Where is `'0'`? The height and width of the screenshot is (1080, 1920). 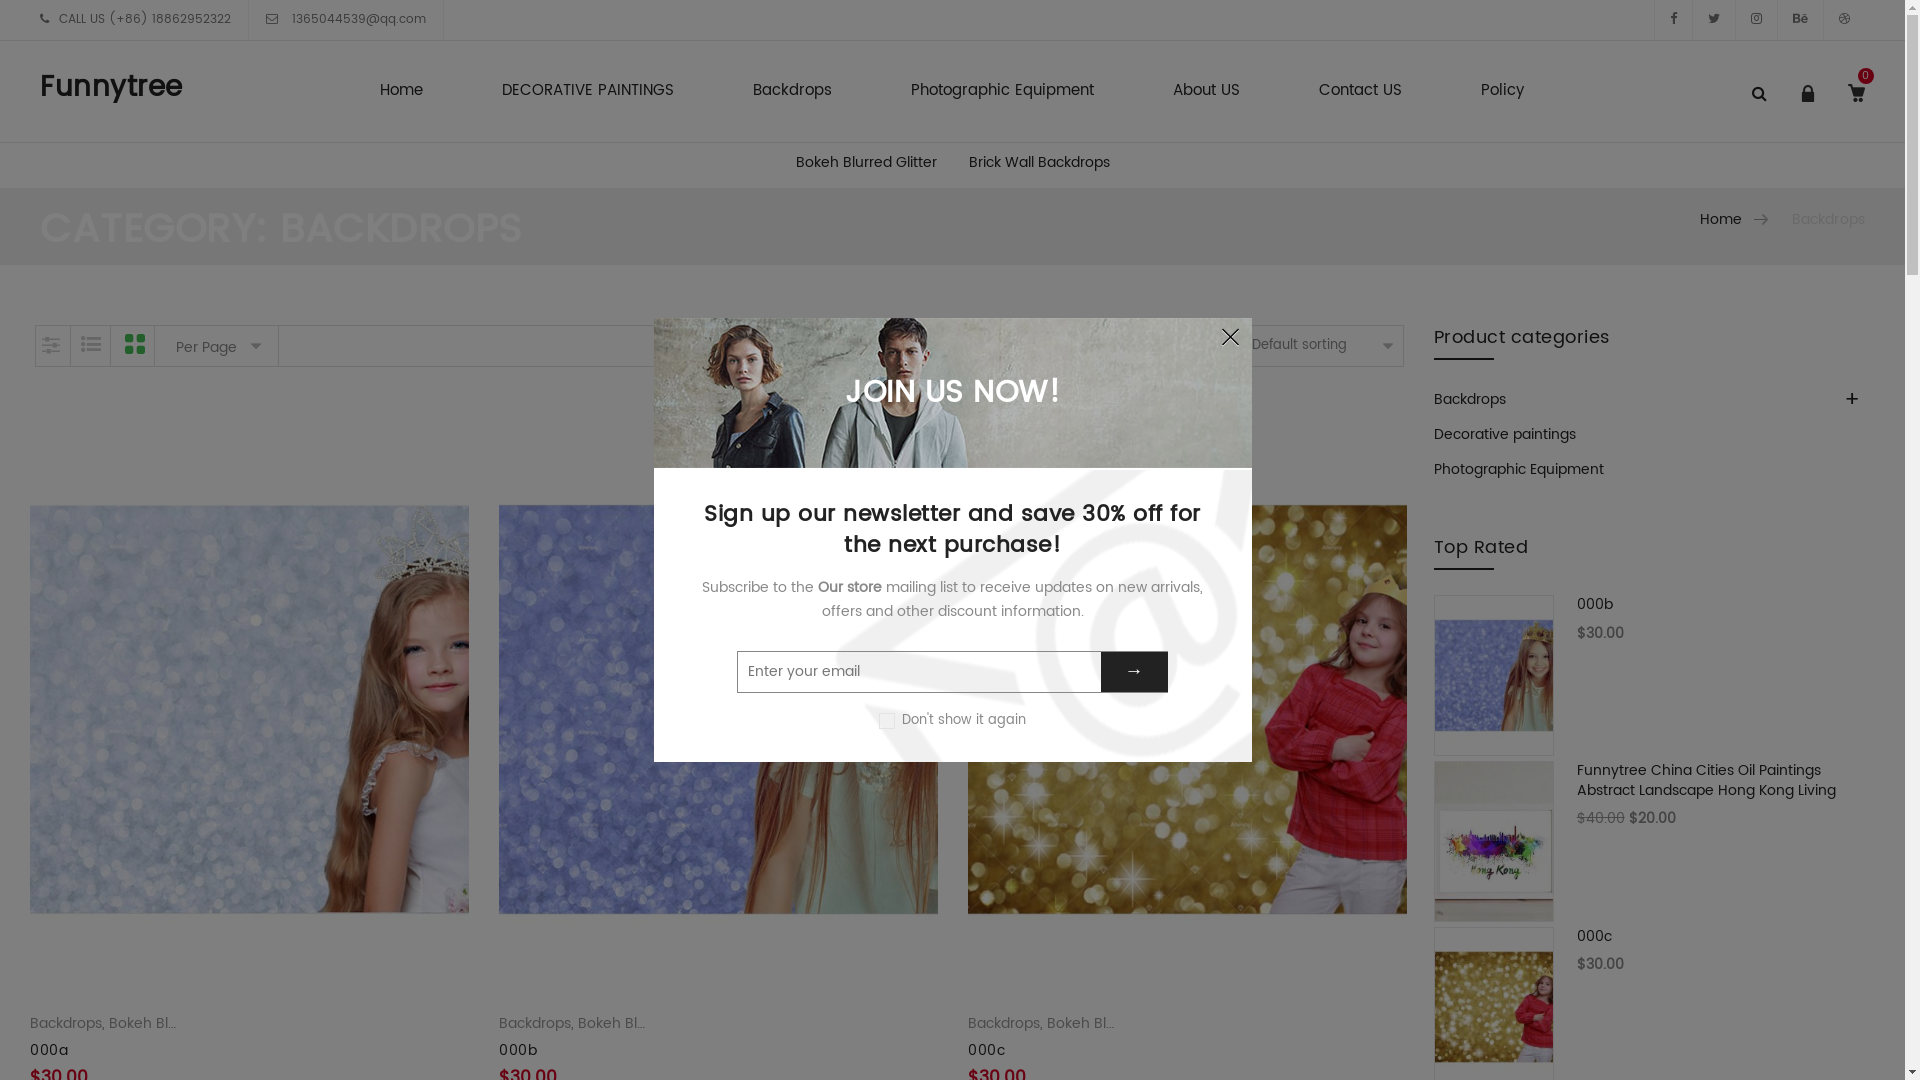 '0' is located at coordinates (1839, 109).